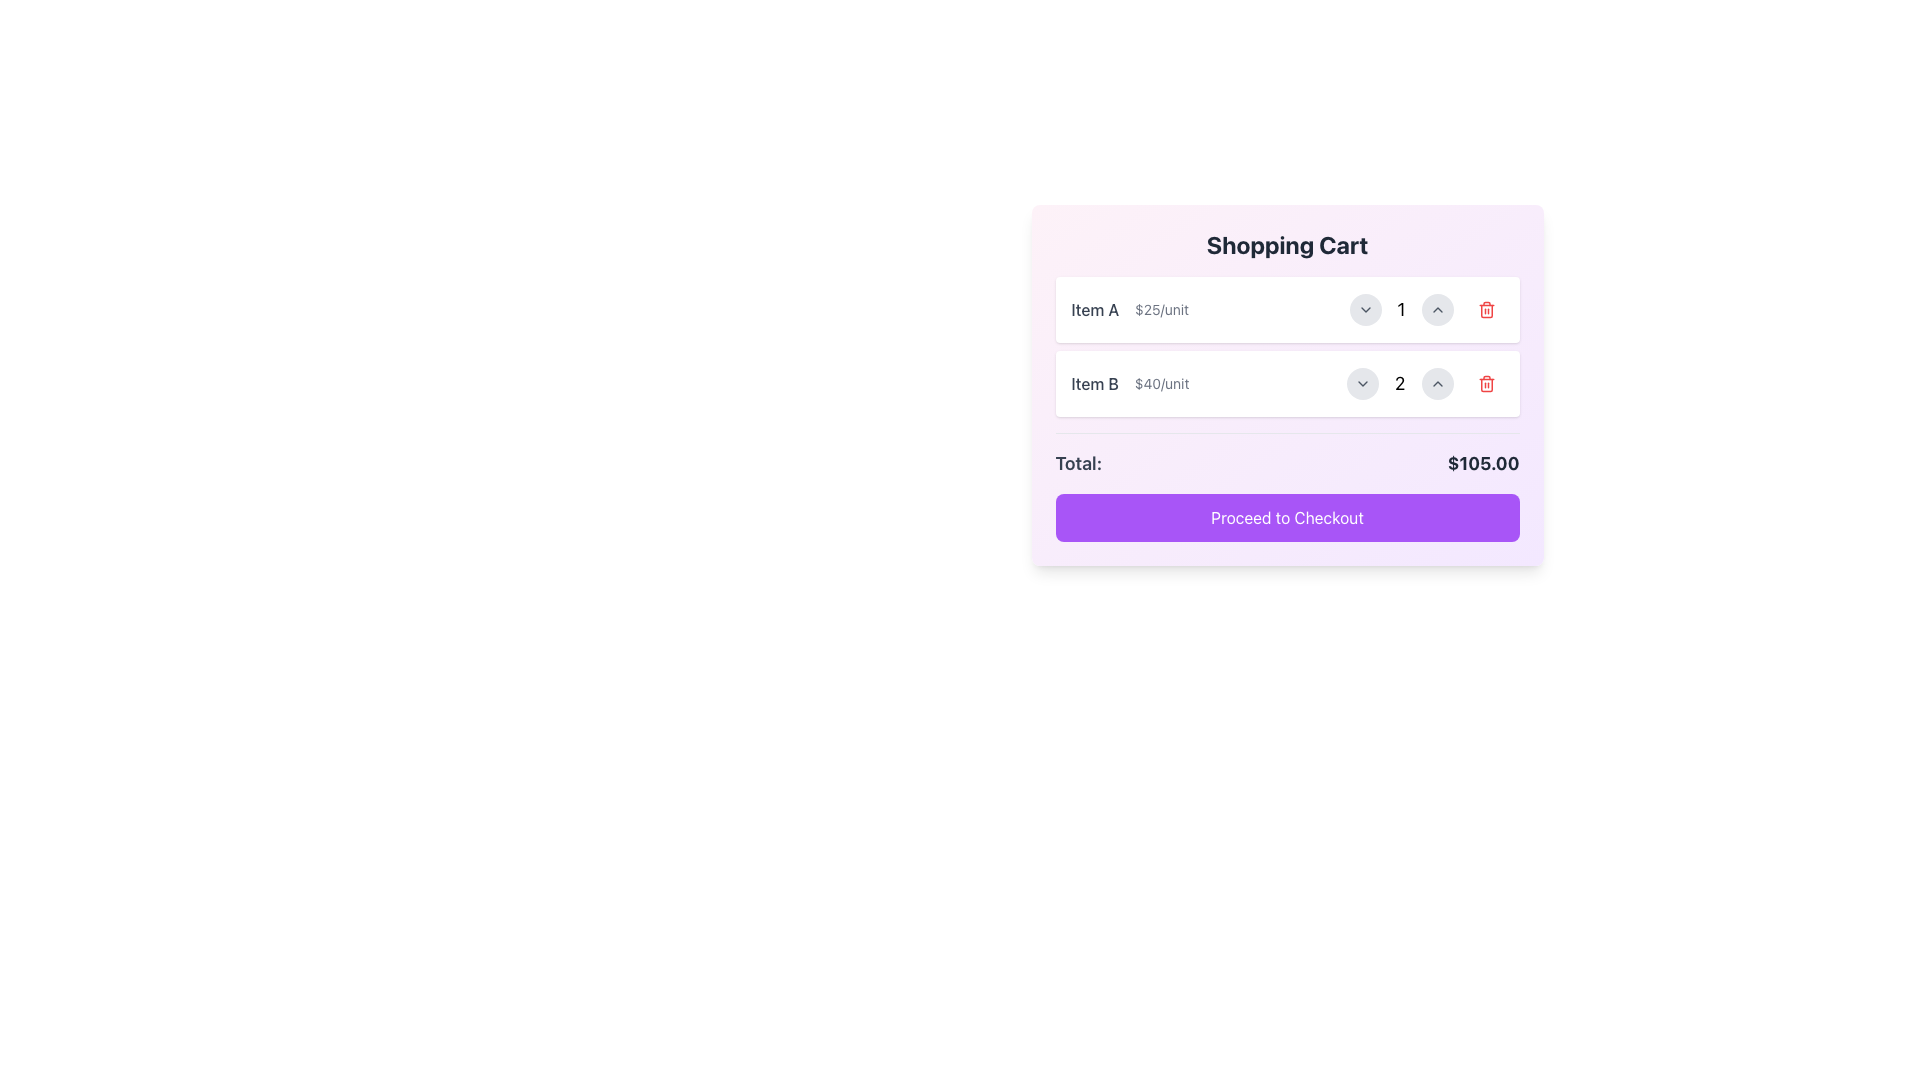  Describe the element at coordinates (1362, 384) in the screenshot. I see `the downward-pointing arrow icon inside the circular button located to the right of the quantity selector for 'Item B'` at that location.